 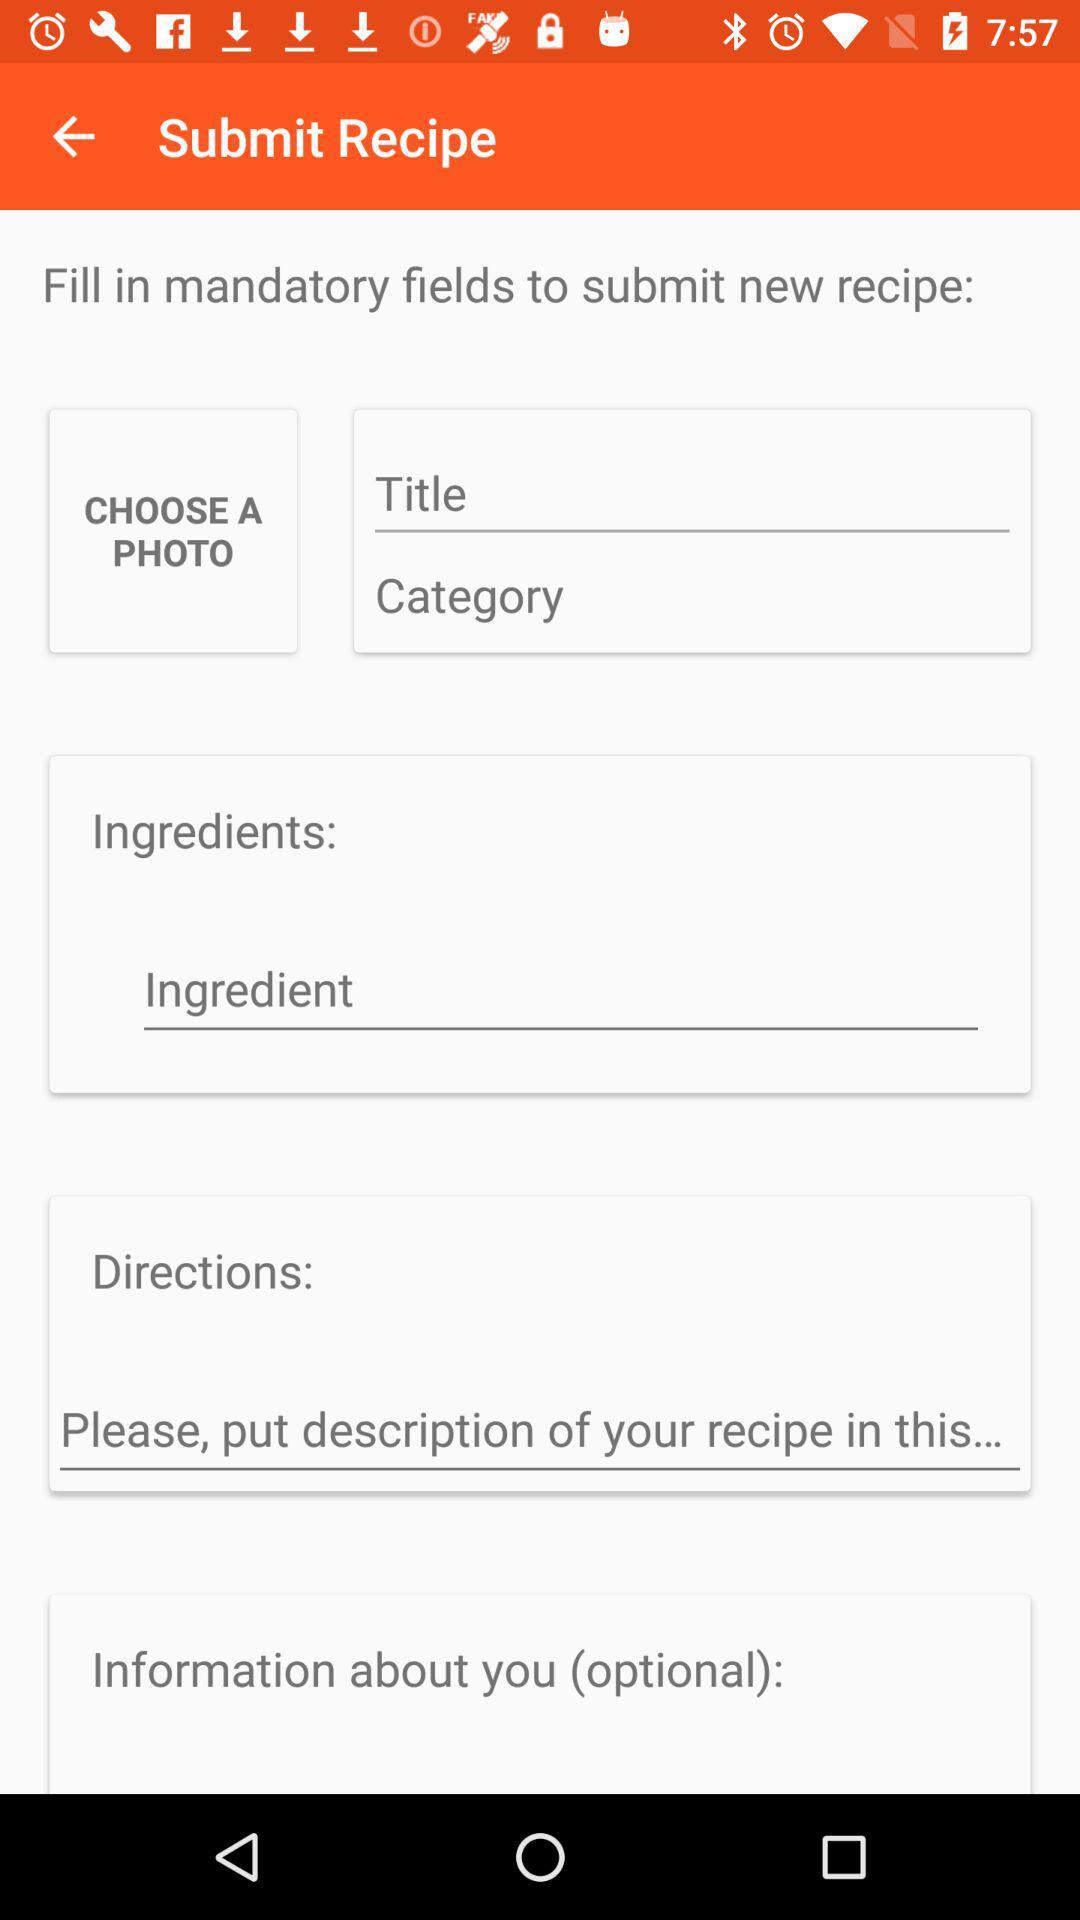 What do you see at coordinates (560, 991) in the screenshot?
I see `third text box` at bounding box center [560, 991].